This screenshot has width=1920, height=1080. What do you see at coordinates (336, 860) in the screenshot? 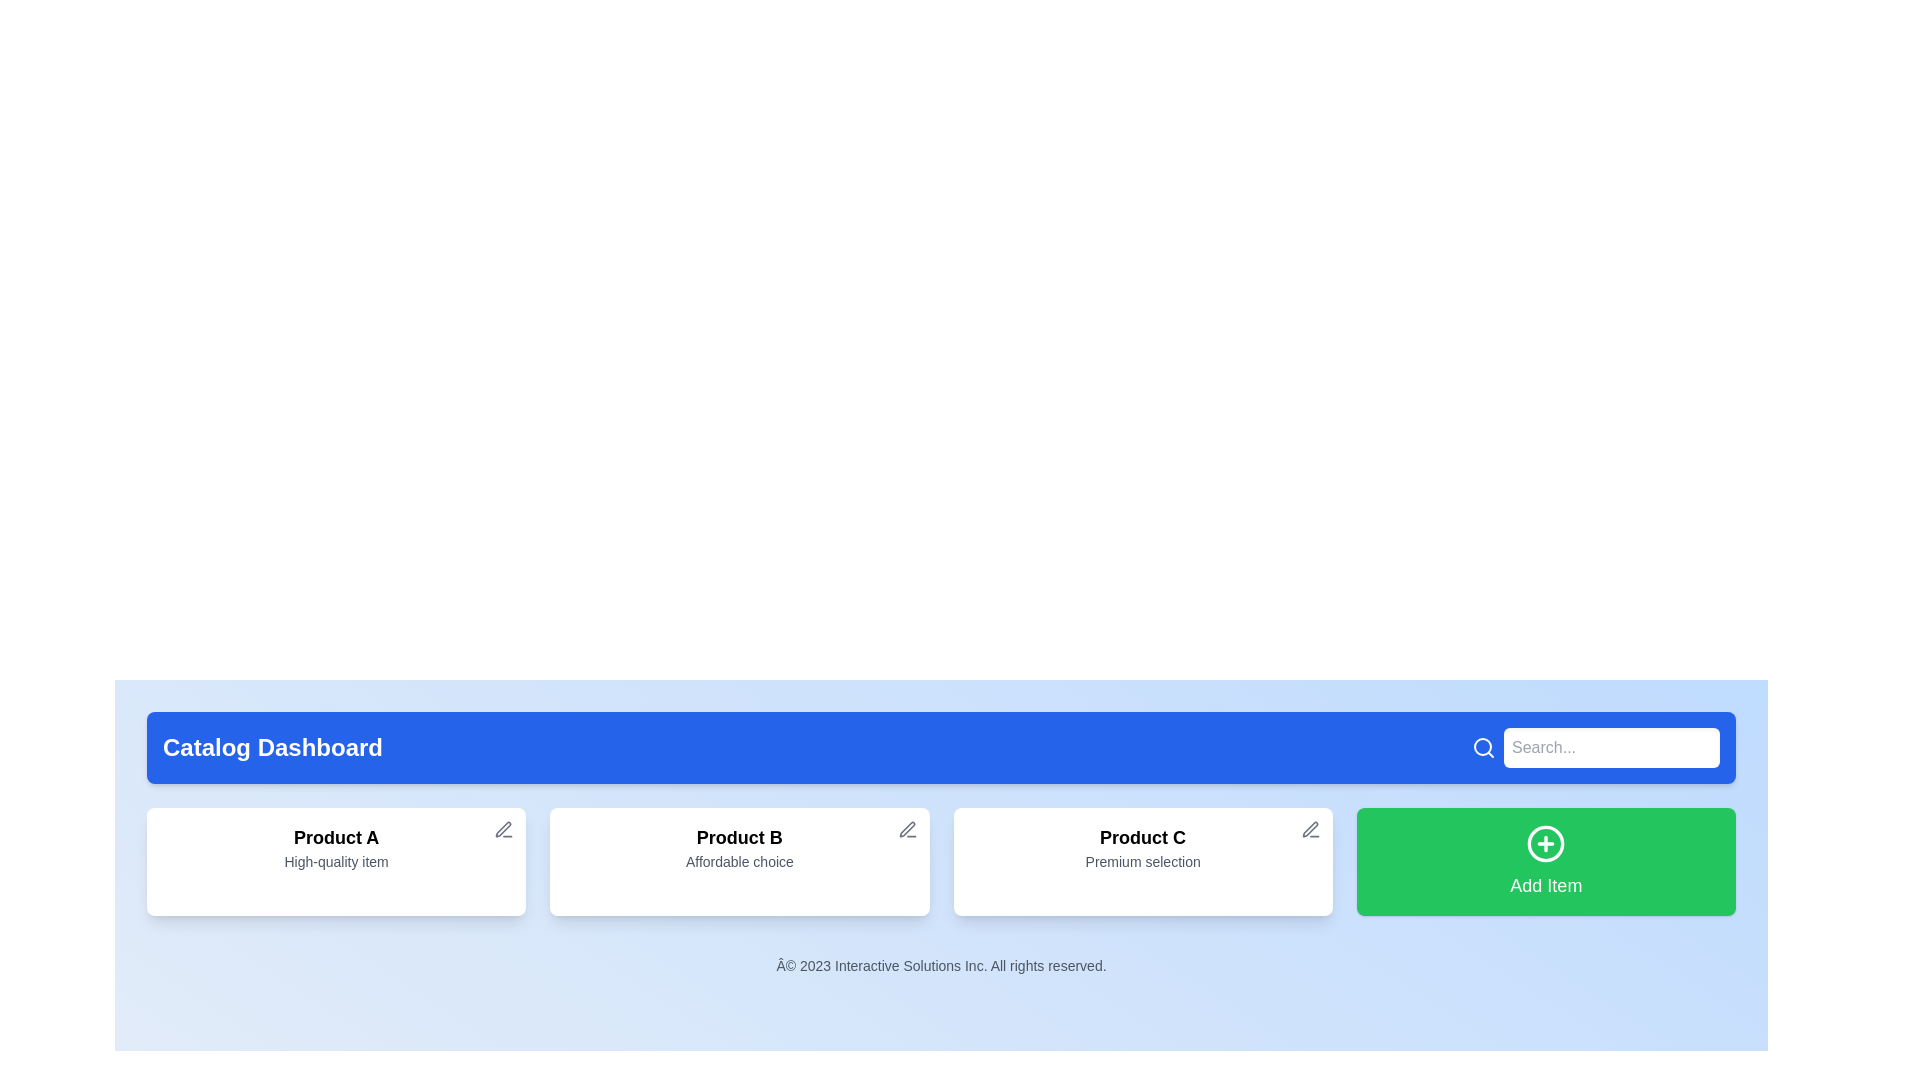
I see `the descriptive label providing additional information about 'Product A', located below its title` at bounding box center [336, 860].